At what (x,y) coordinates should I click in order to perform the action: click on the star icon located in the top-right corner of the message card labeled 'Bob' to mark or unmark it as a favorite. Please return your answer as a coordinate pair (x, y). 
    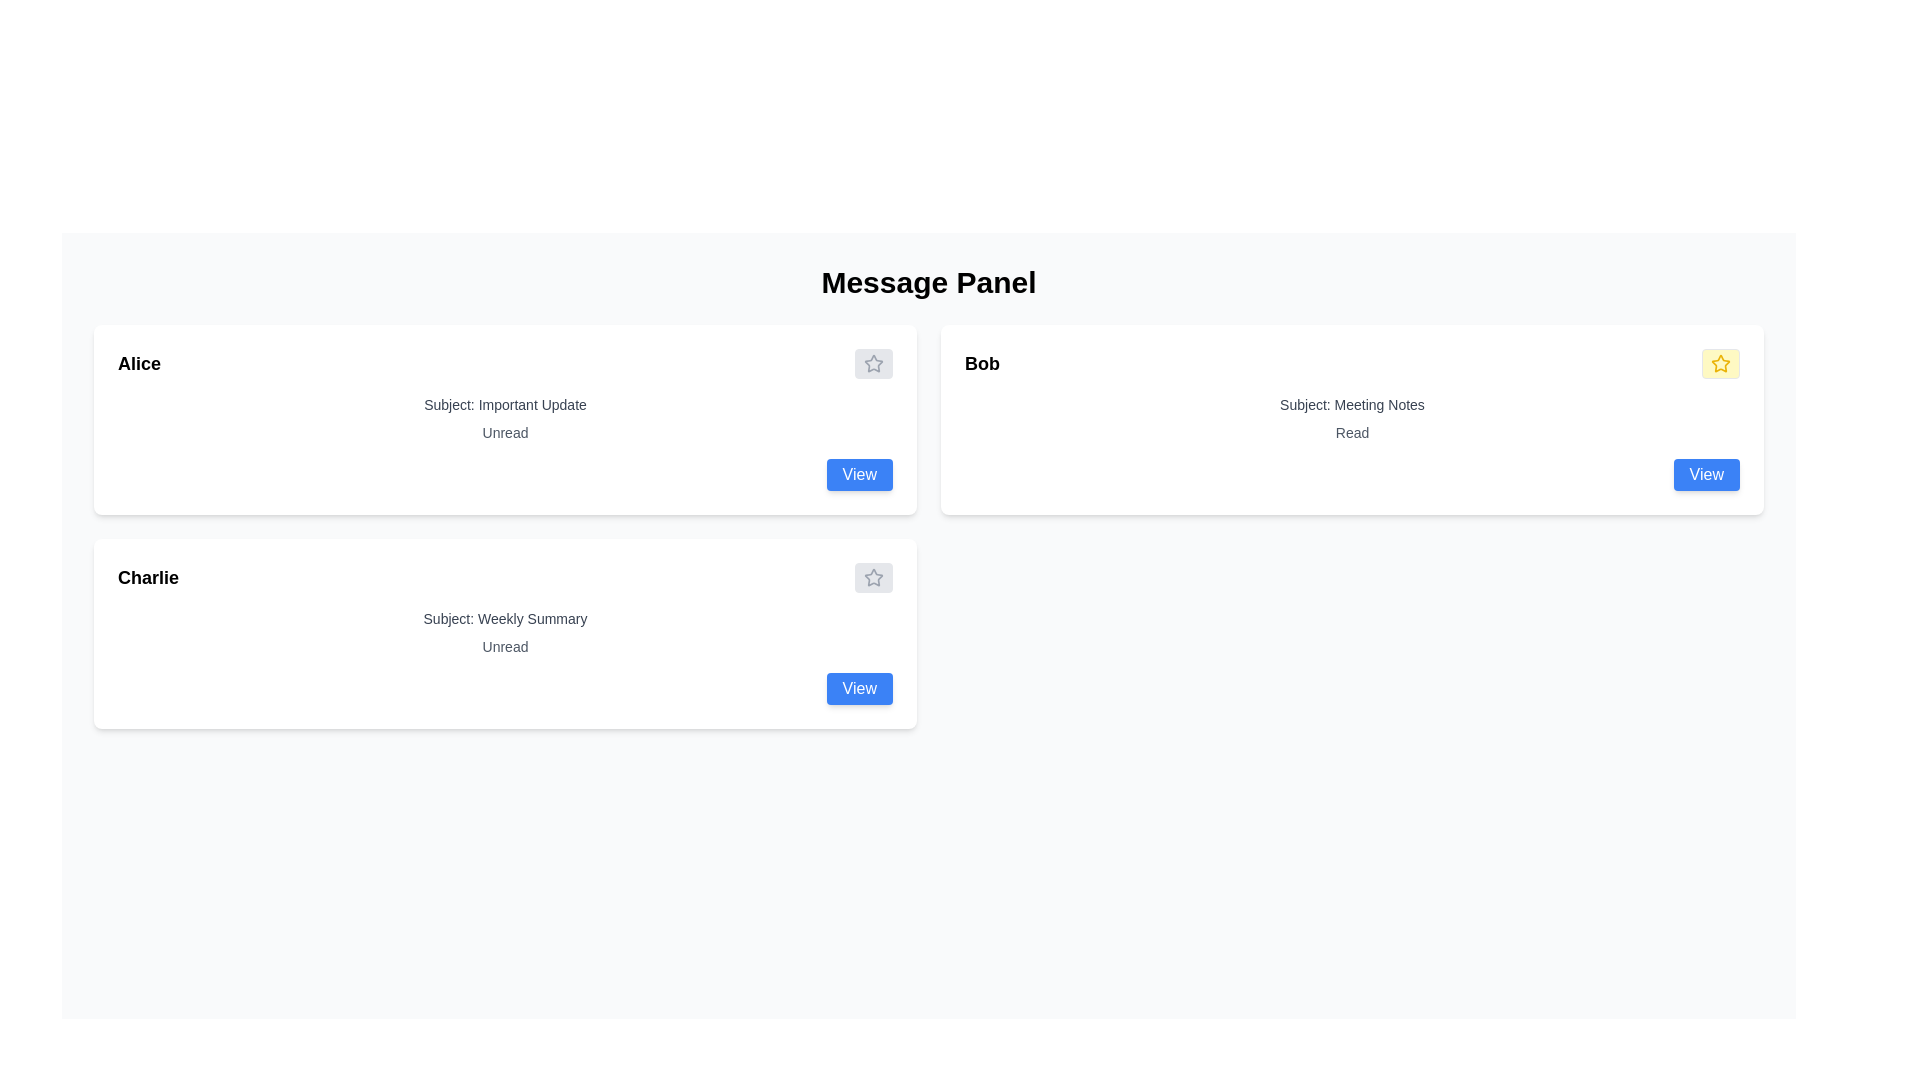
    Looking at the image, I should click on (1718, 362).